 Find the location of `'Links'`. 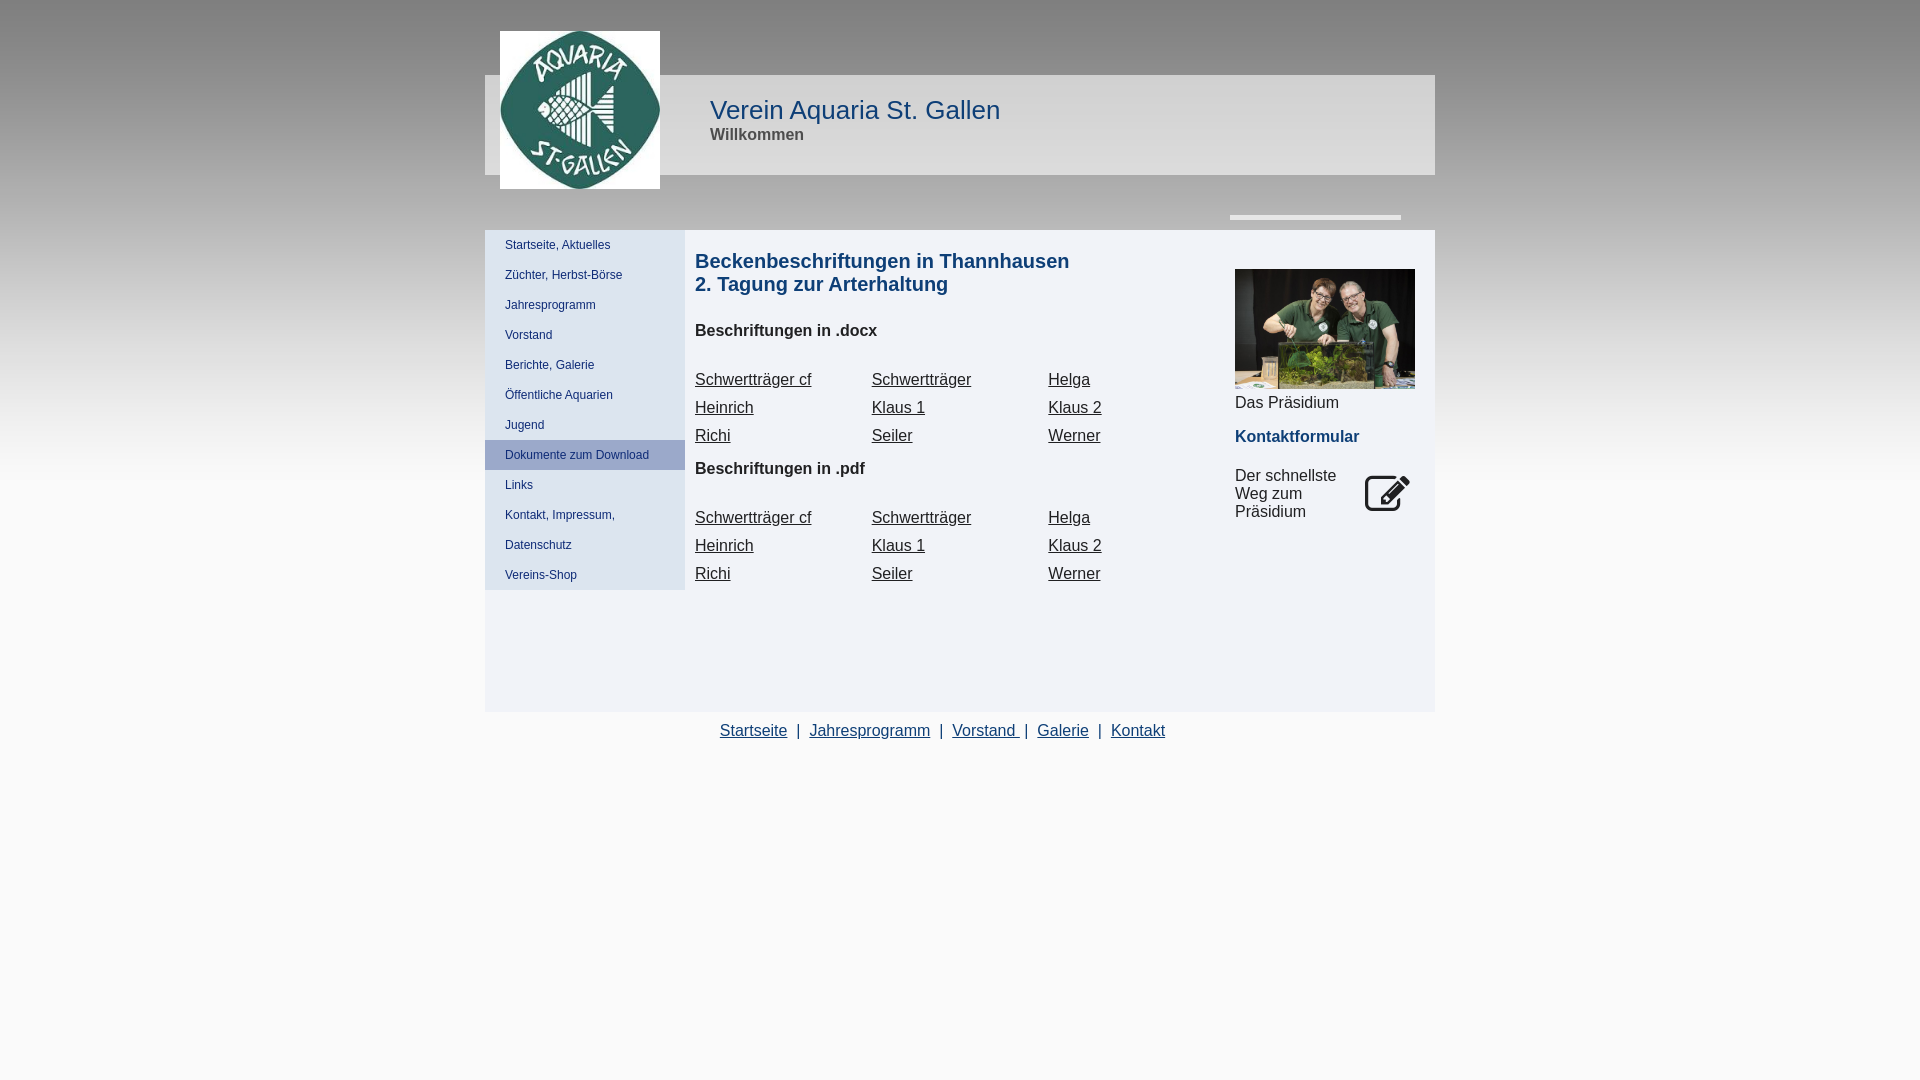

'Links' is located at coordinates (584, 485).